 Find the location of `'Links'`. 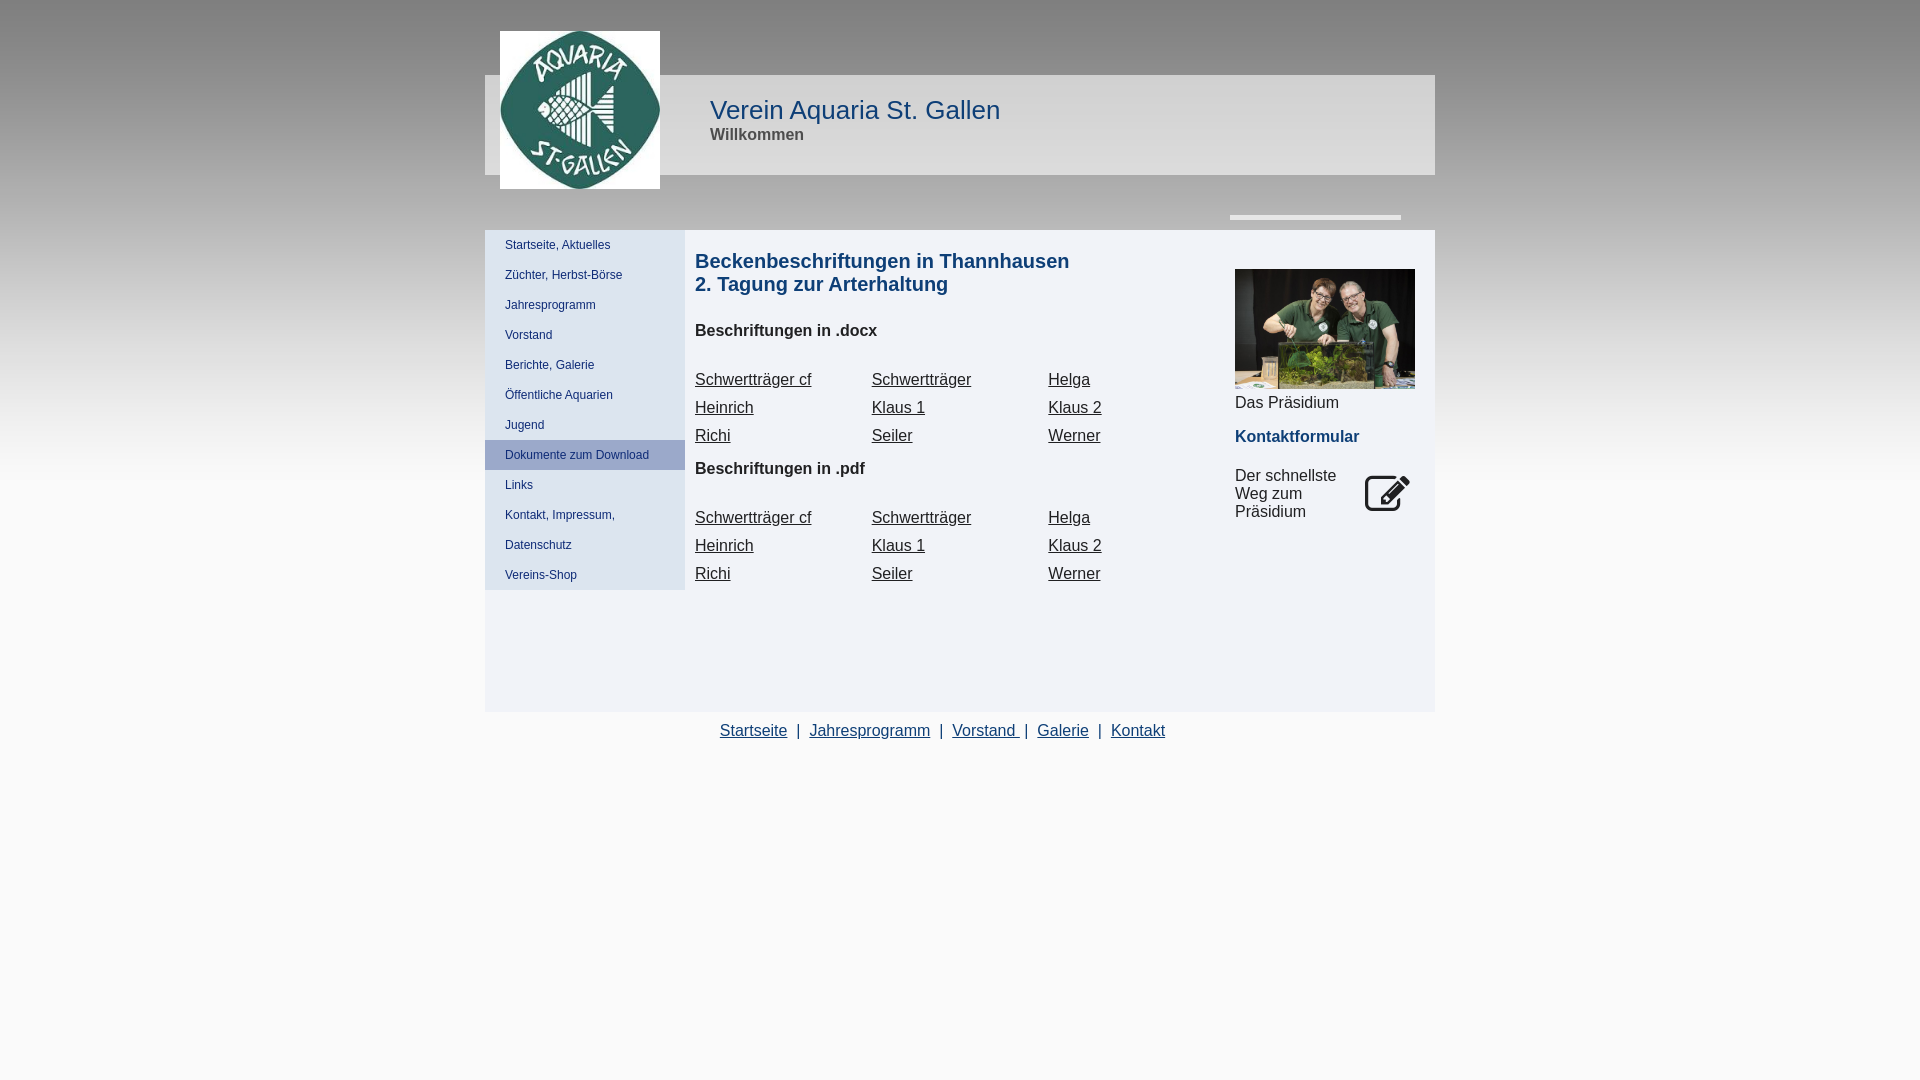

'Links' is located at coordinates (584, 485).